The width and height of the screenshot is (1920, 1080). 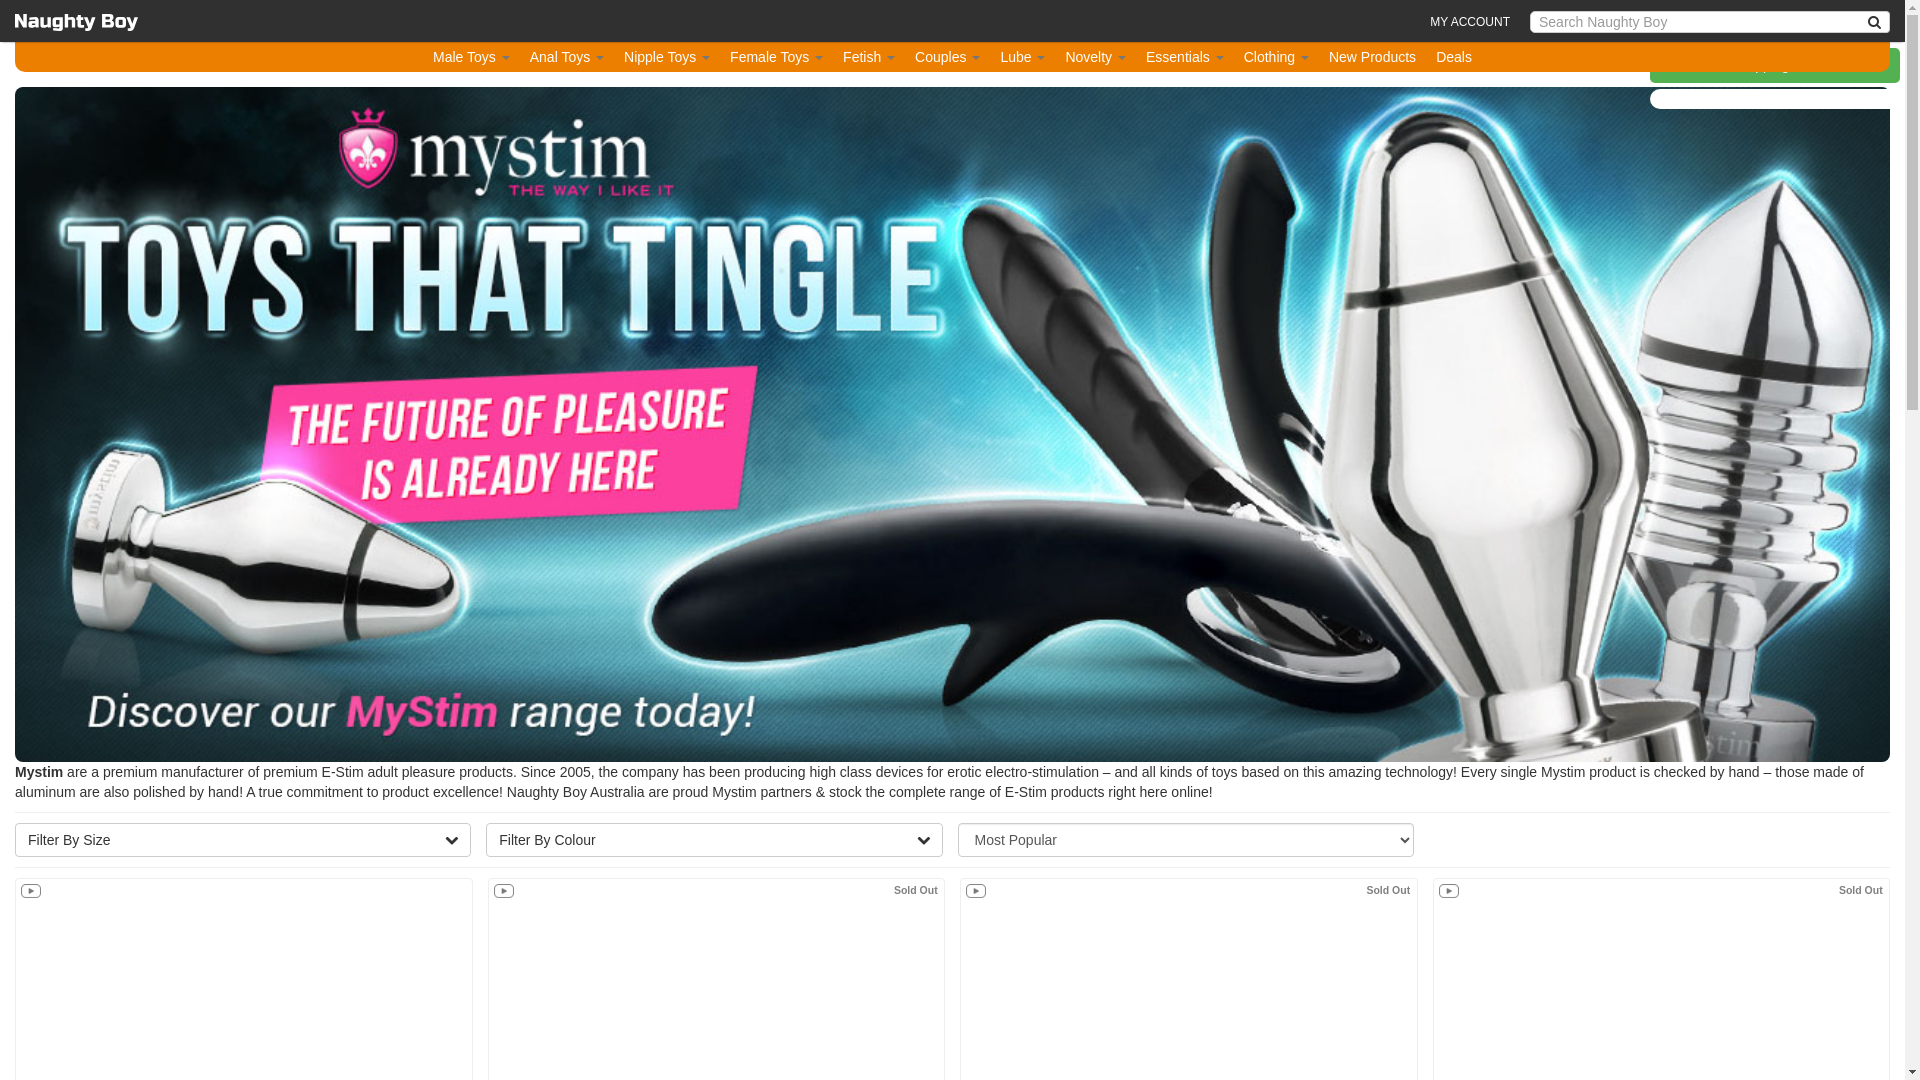 What do you see at coordinates (667, 56) in the screenshot?
I see `'Nipple Toys'` at bounding box center [667, 56].